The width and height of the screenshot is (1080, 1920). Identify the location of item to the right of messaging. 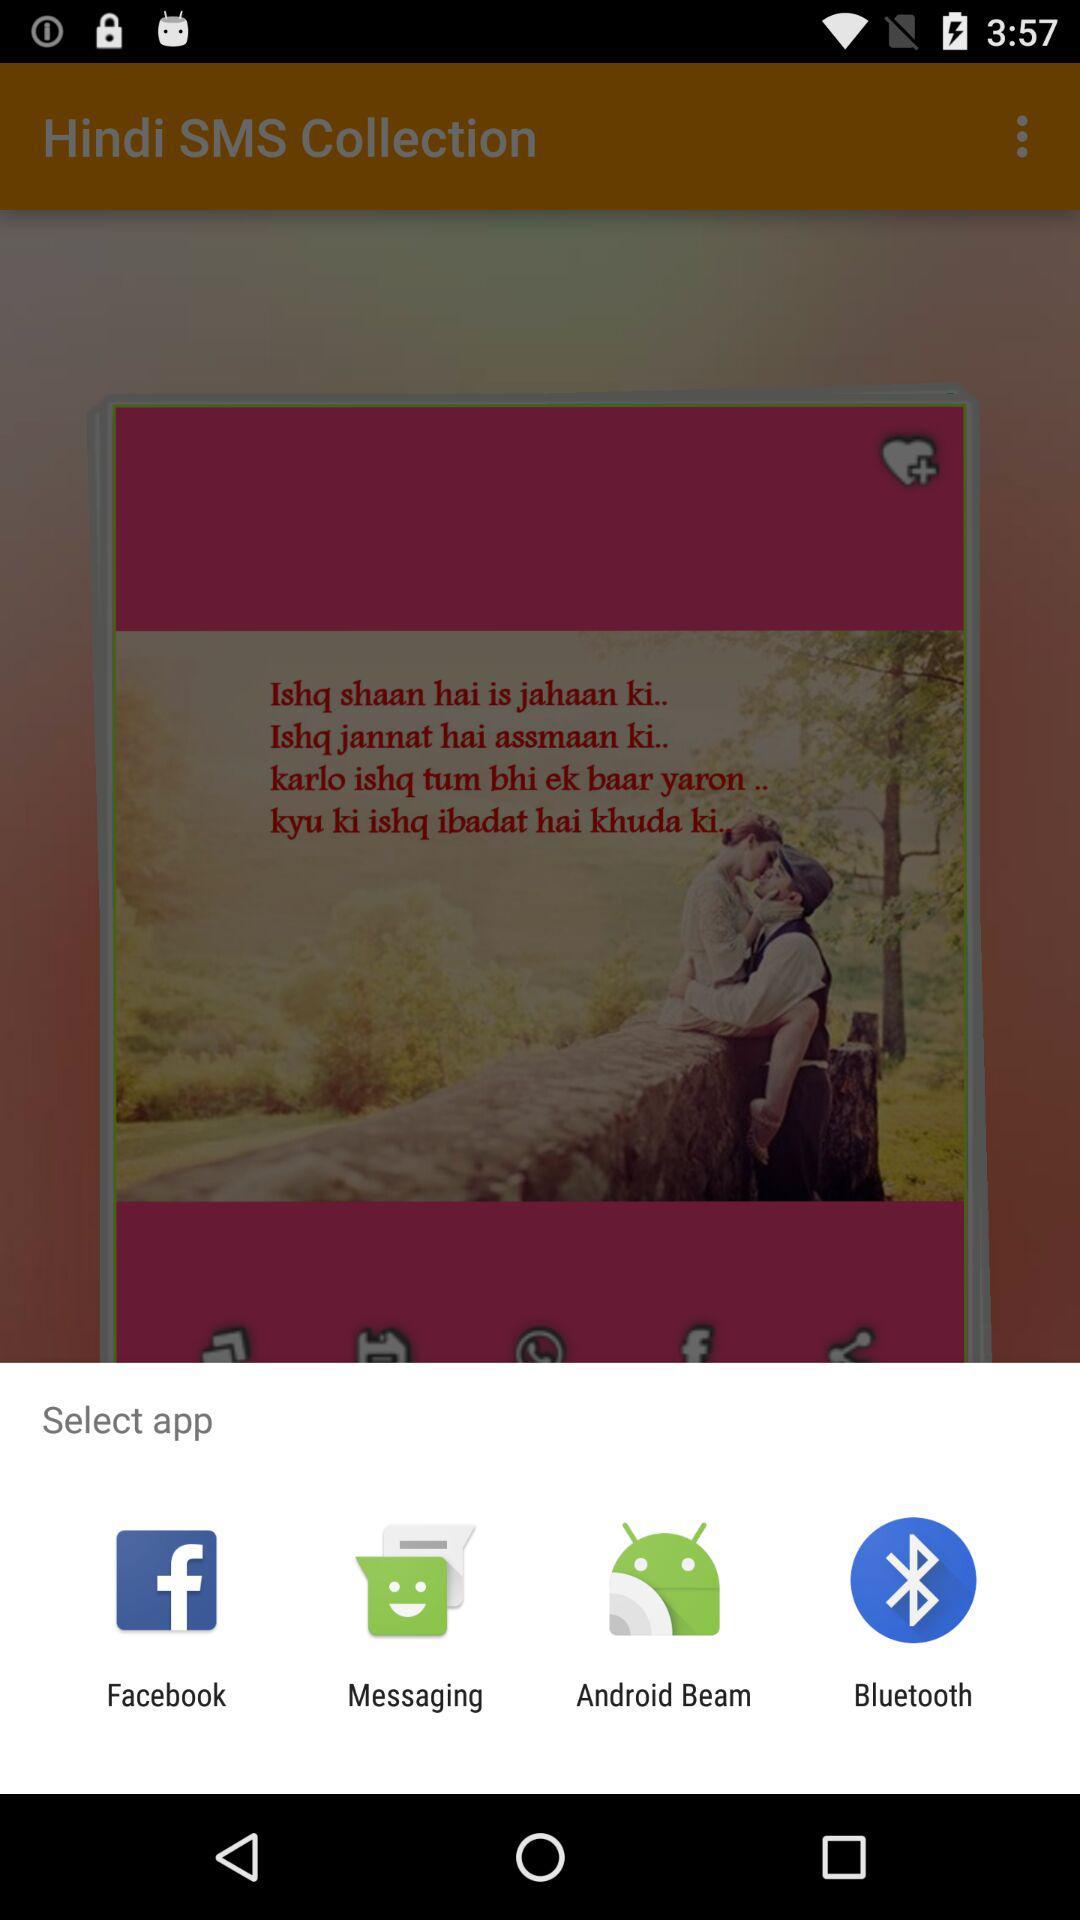
(664, 1711).